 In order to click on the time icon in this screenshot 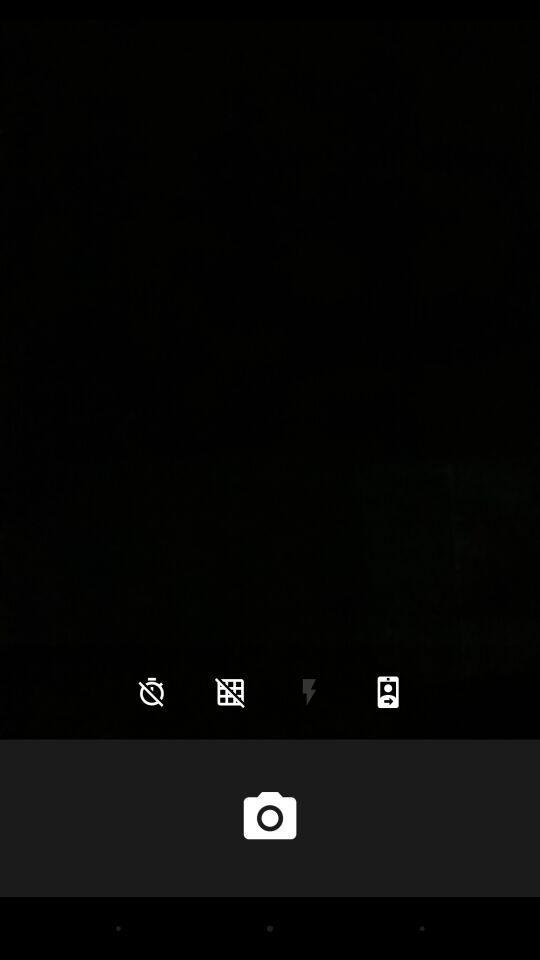, I will do `click(150, 692)`.